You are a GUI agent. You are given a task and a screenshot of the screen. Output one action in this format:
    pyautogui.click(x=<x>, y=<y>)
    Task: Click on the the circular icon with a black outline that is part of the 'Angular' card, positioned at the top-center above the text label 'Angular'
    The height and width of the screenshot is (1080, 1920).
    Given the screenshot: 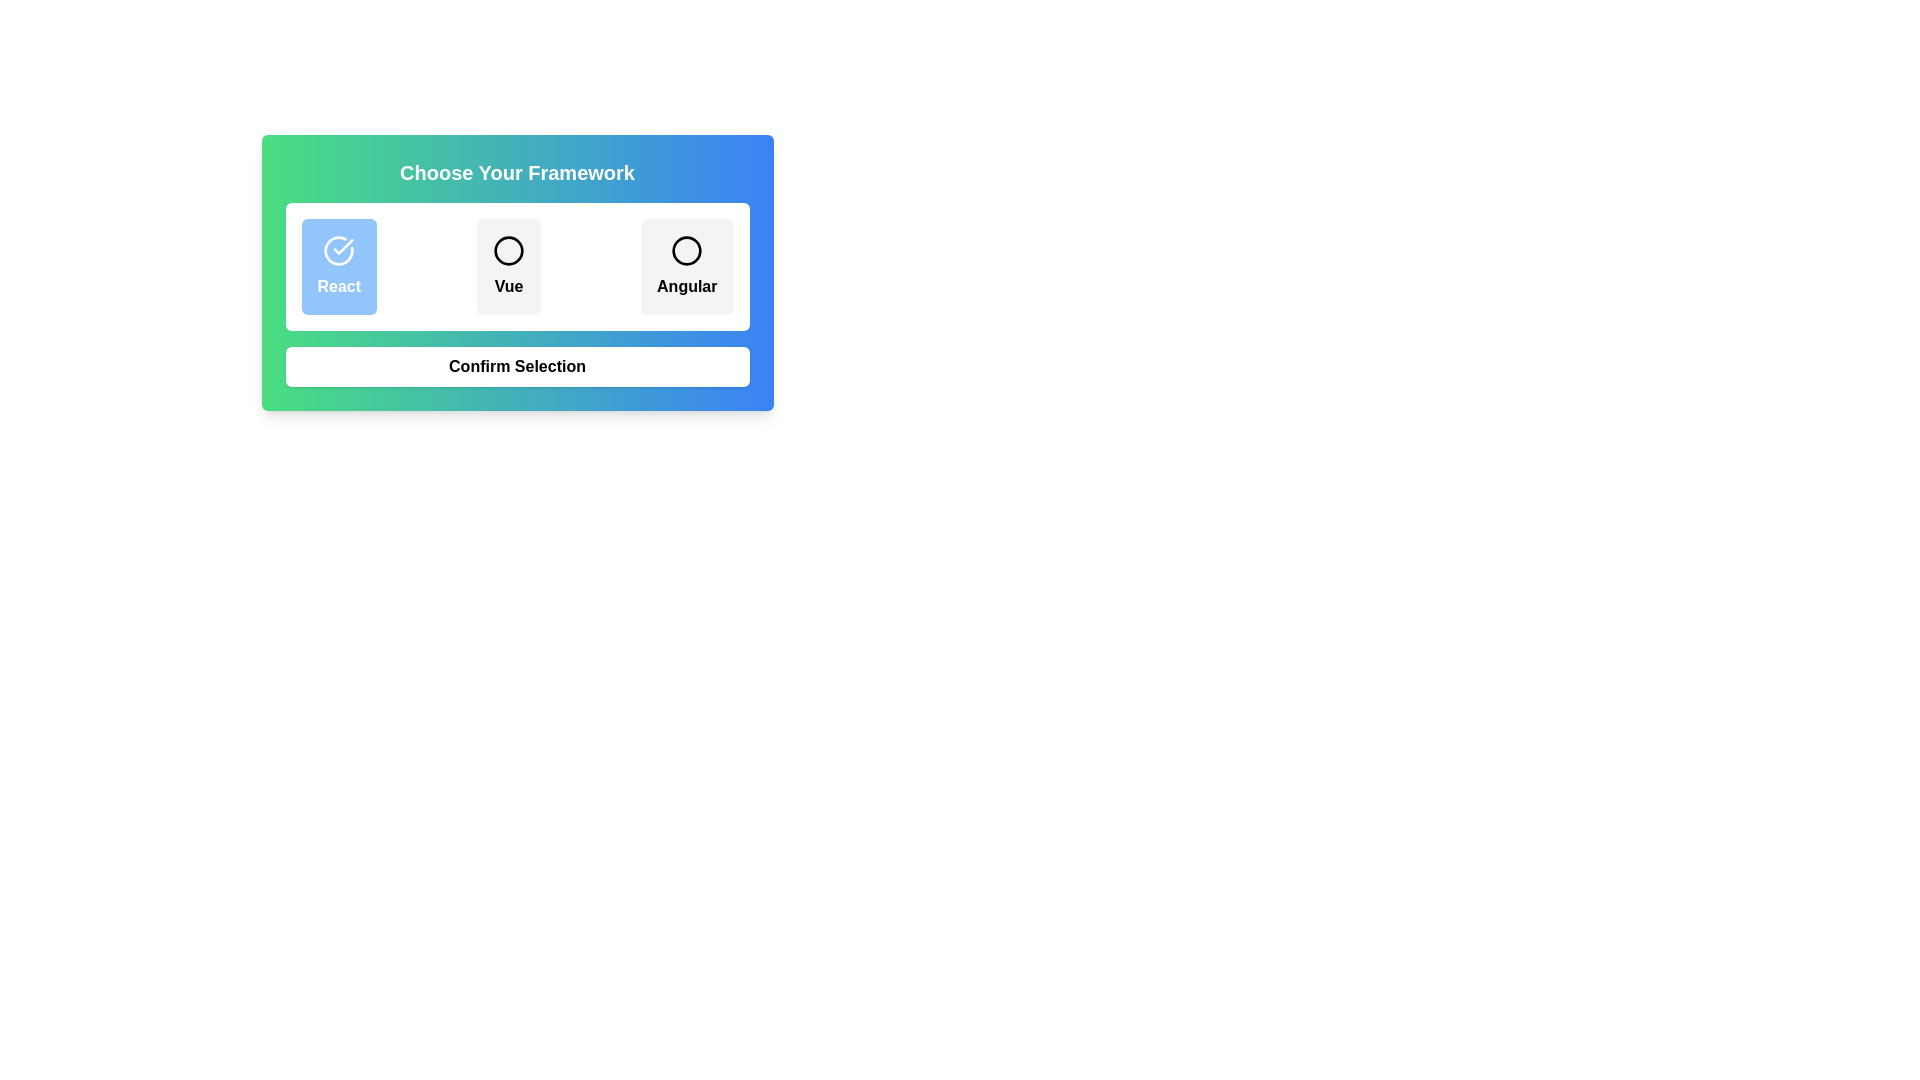 What is the action you would take?
    pyautogui.click(x=687, y=249)
    